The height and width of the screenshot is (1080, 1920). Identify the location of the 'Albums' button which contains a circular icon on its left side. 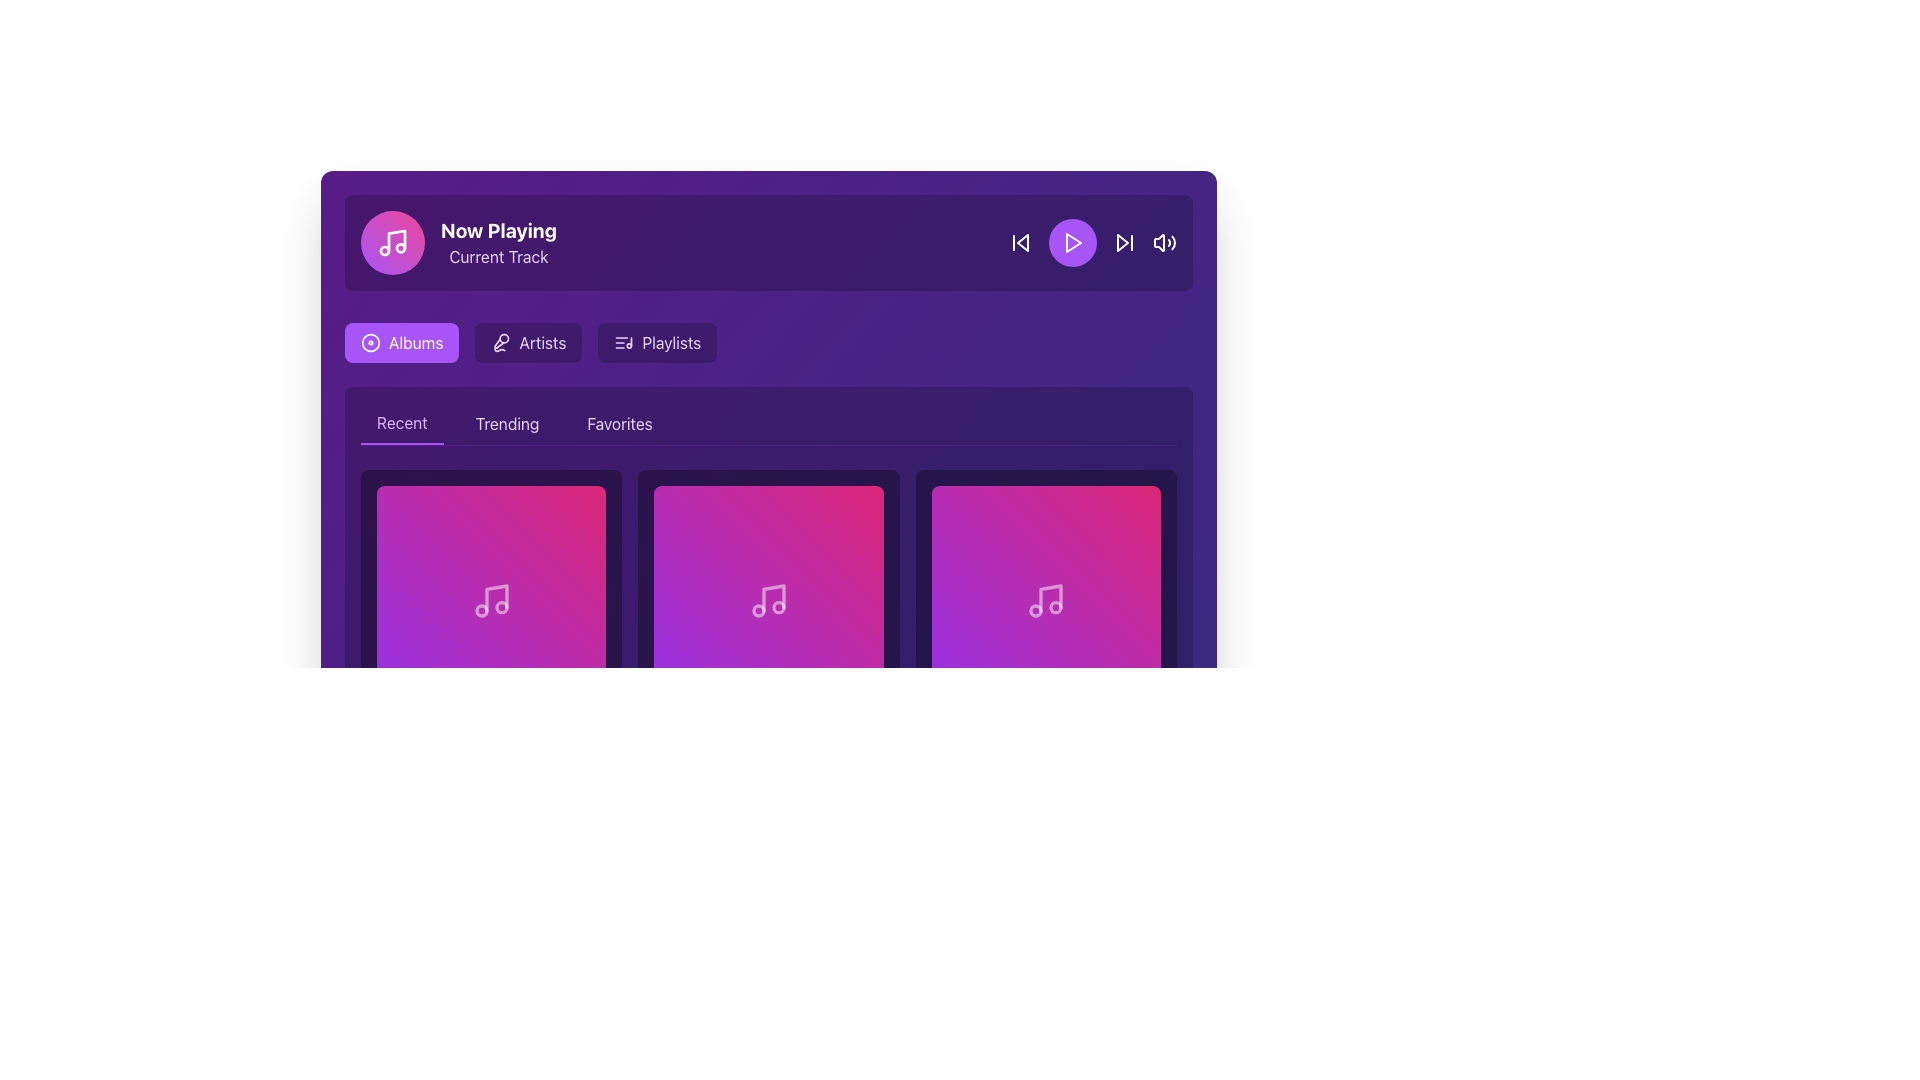
(370, 342).